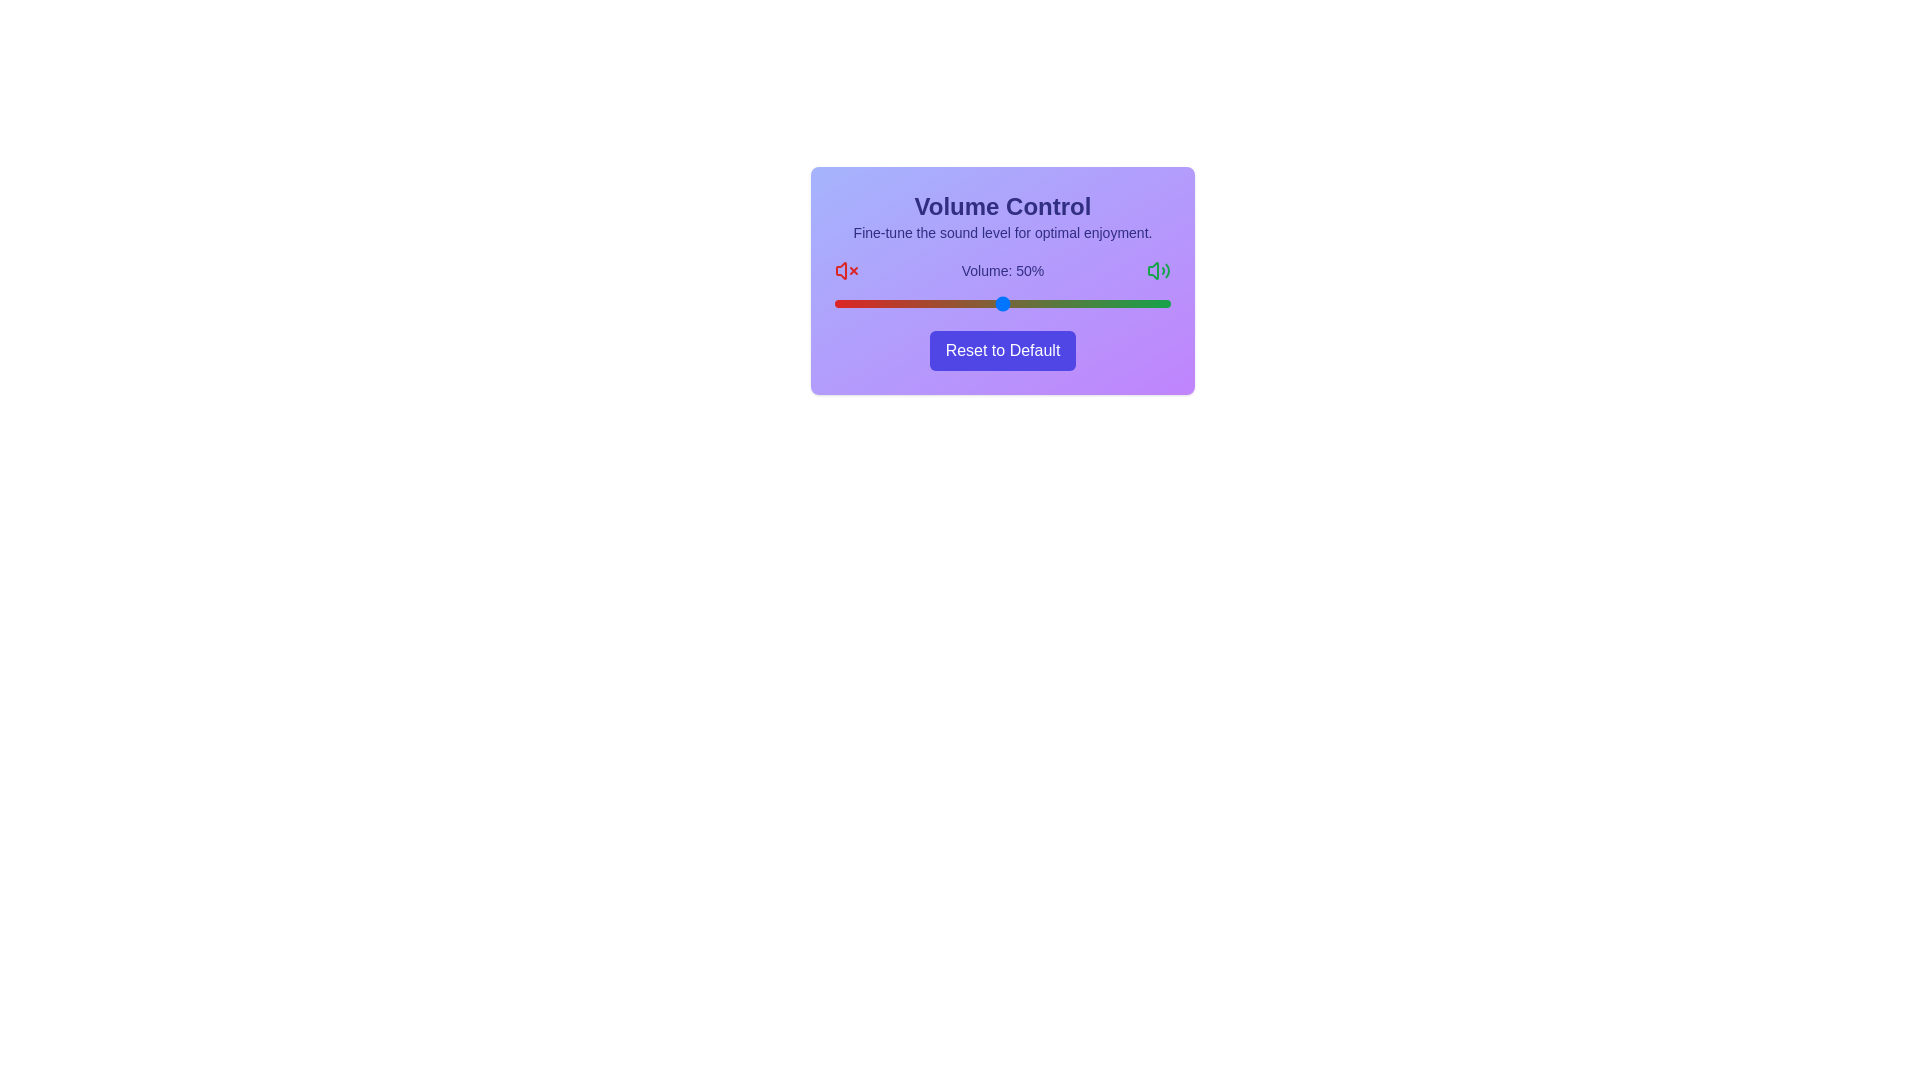 The width and height of the screenshot is (1920, 1080). What do you see at coordinates (1157, 304) in the screenshot?
I see `the volume slider to set the volume to 96%` at bounding box center [1157, 304].